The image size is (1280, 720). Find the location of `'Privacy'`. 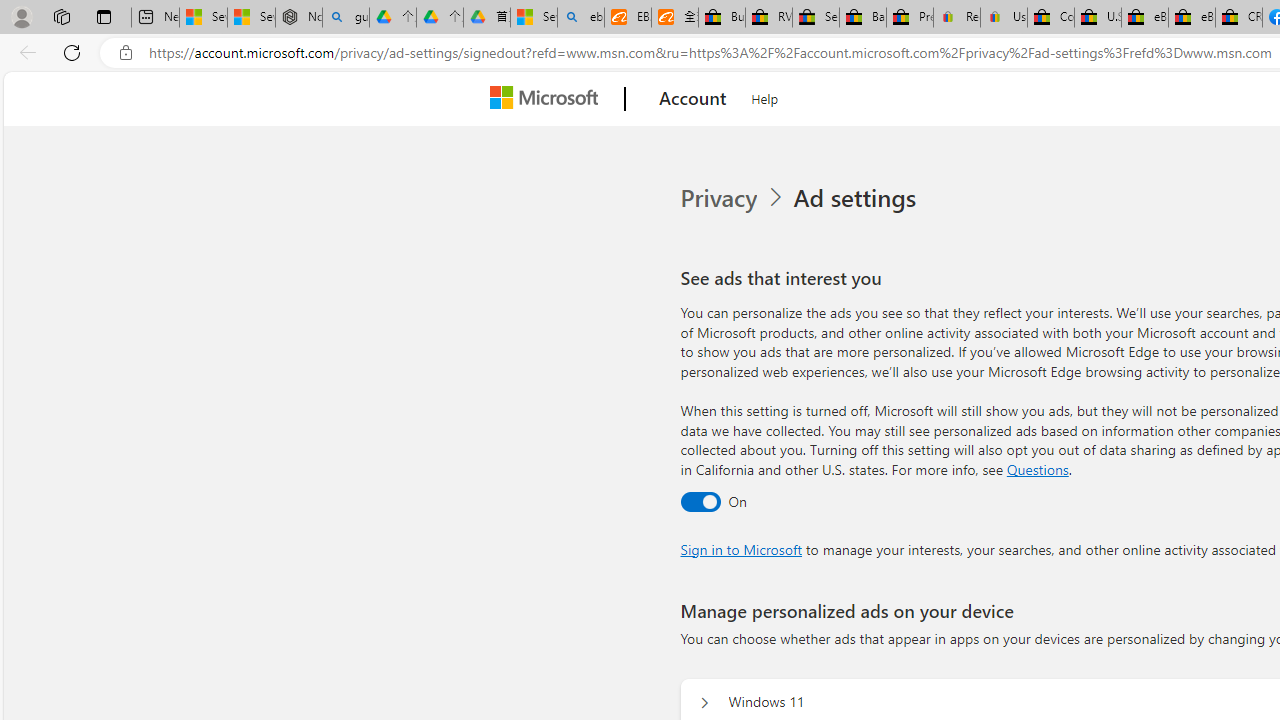

'Privacy' is located at coordinates (733, 198).